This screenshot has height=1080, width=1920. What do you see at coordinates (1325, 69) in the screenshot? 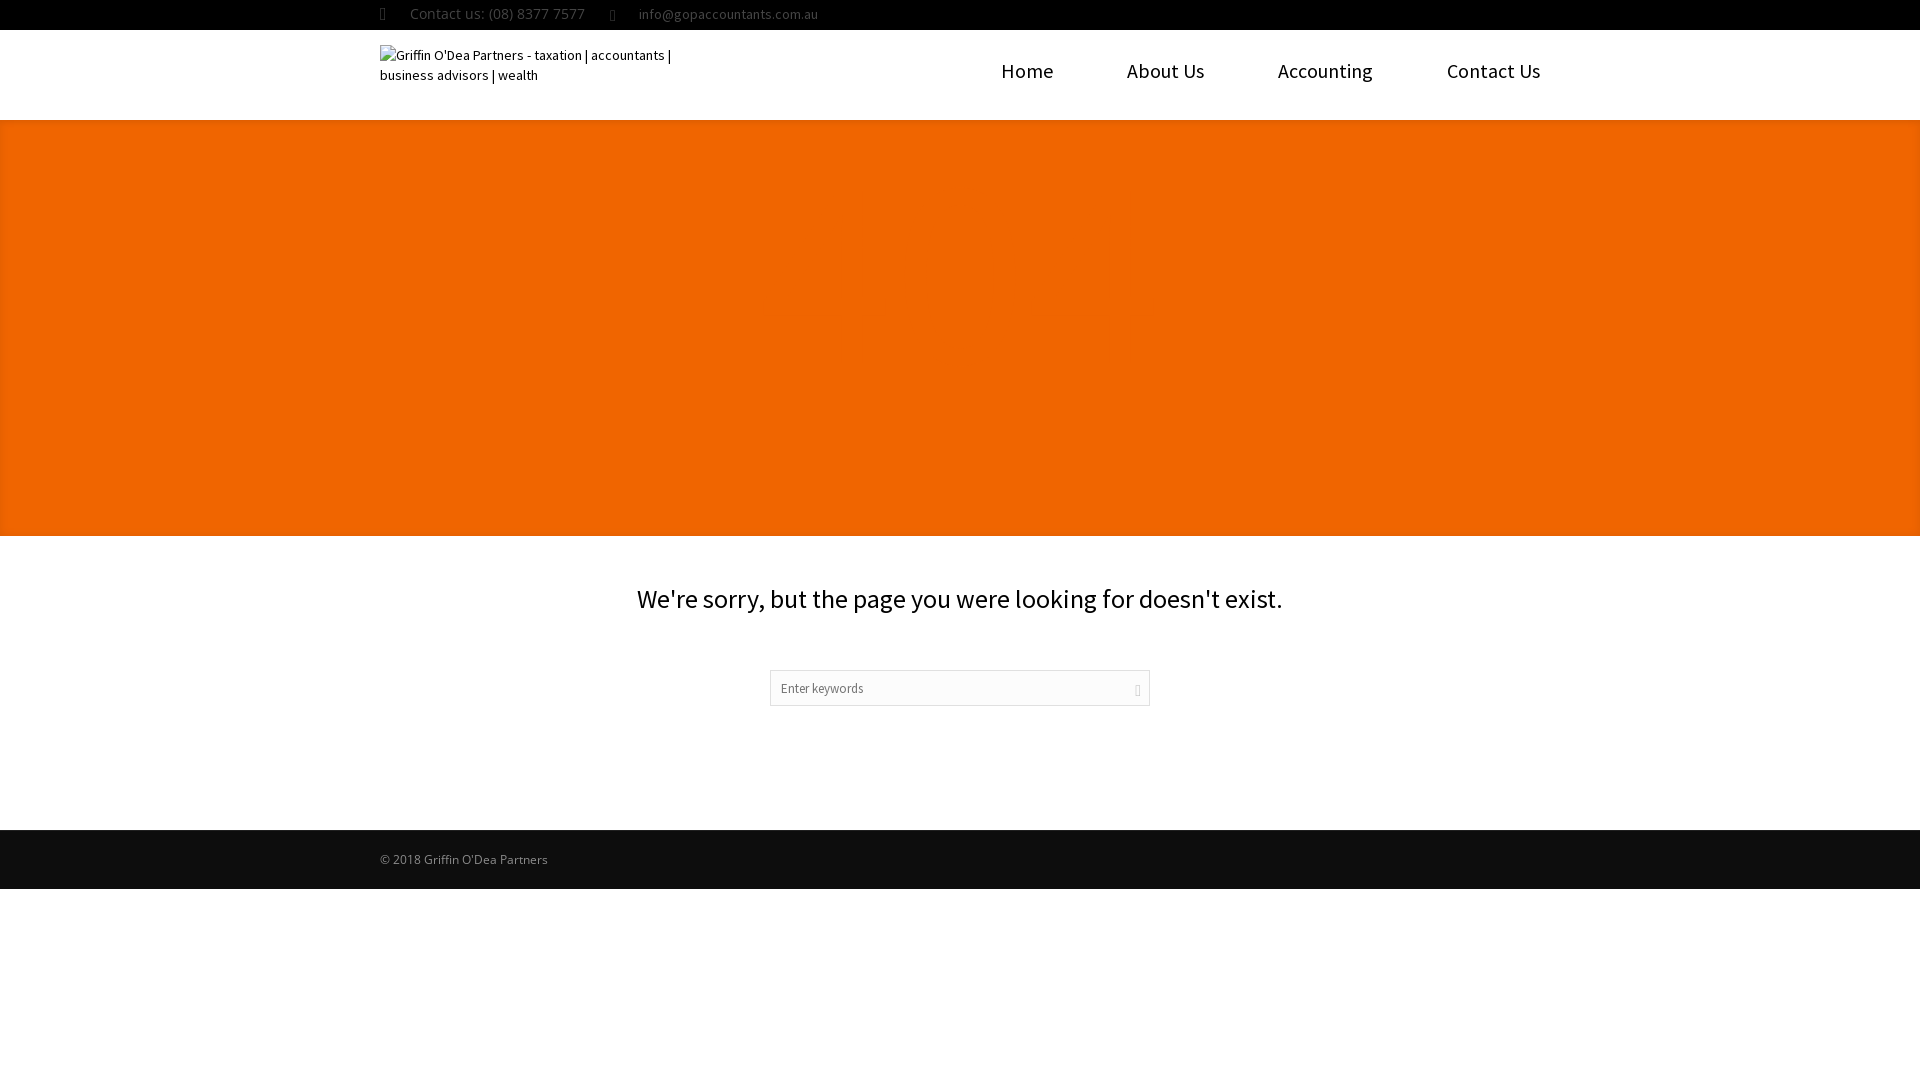
I see `'Accounting'` at bounding box center [1325, 69].